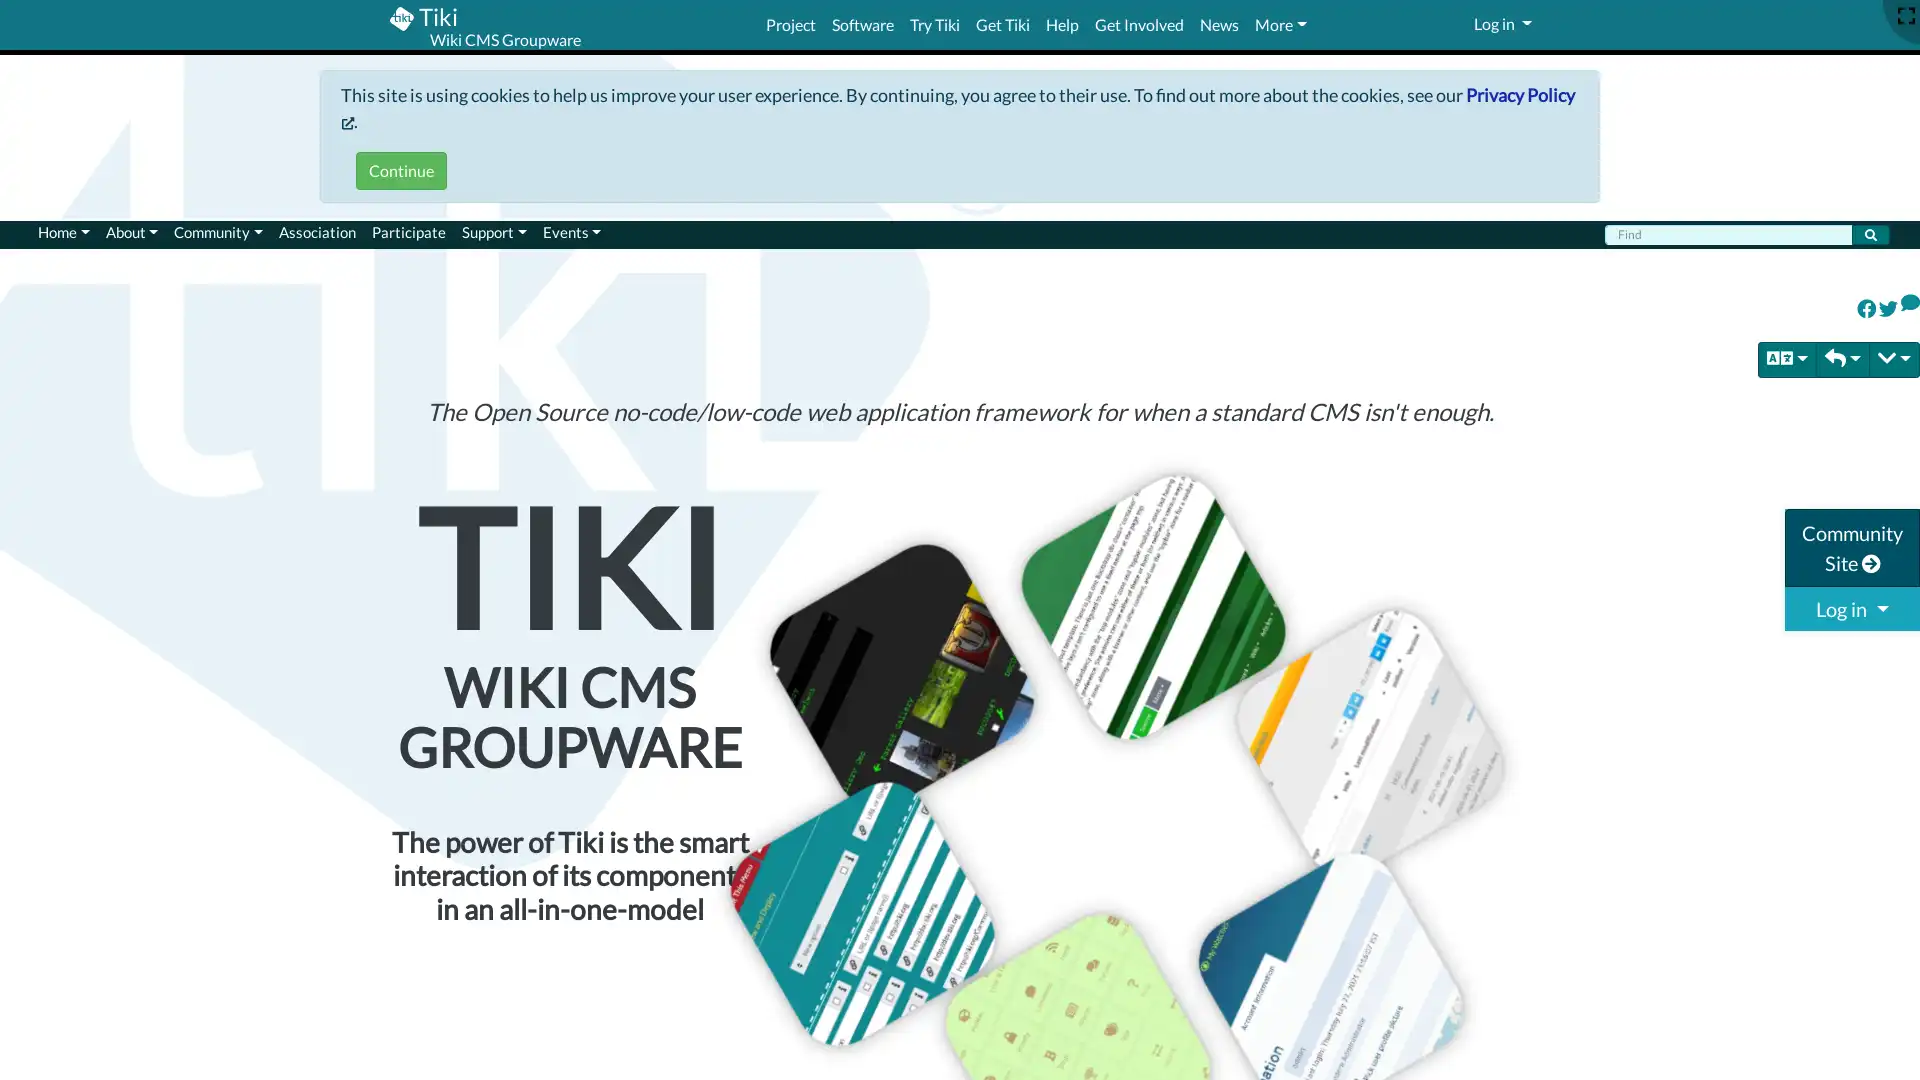 The width and height of the screenshot is (1920, 1080). I want to click on Continue, so click(400, 168).